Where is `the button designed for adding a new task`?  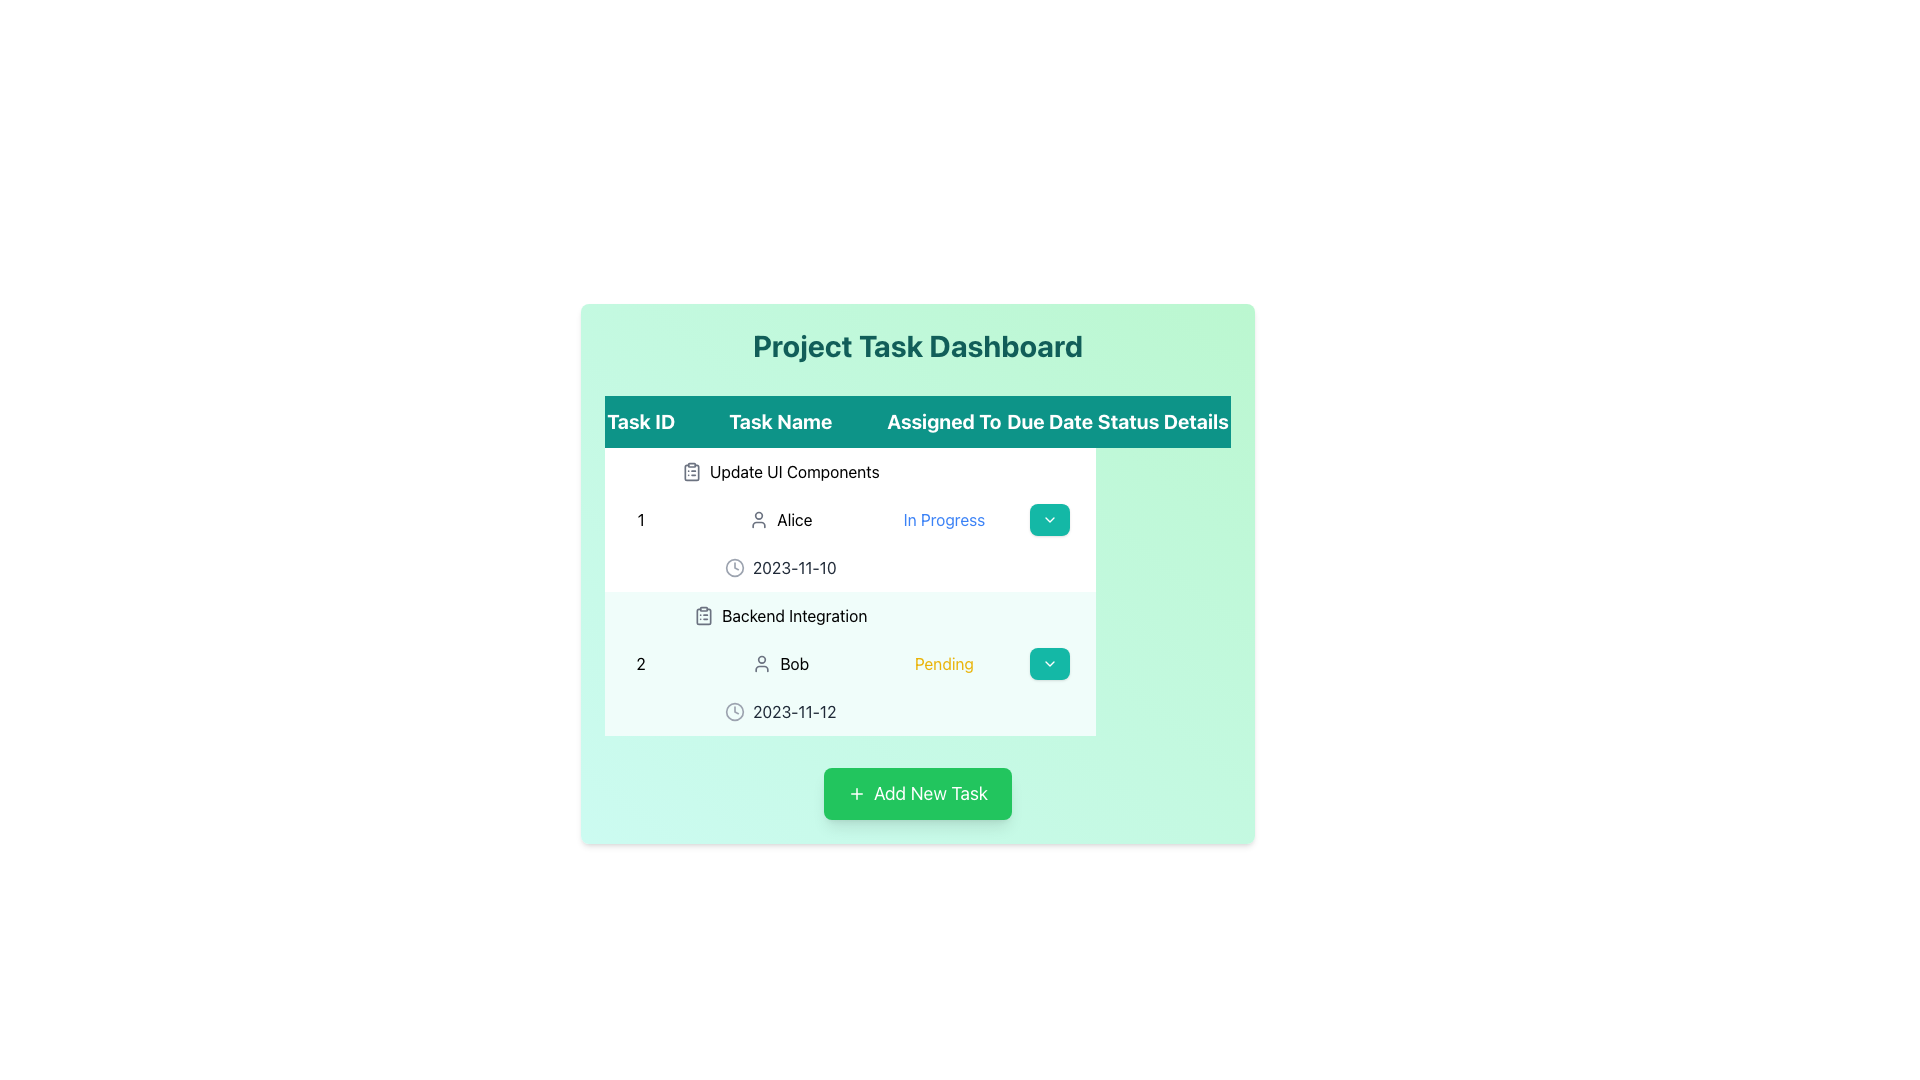
the button designed for adding a new task is located at coordinates (916, 793).